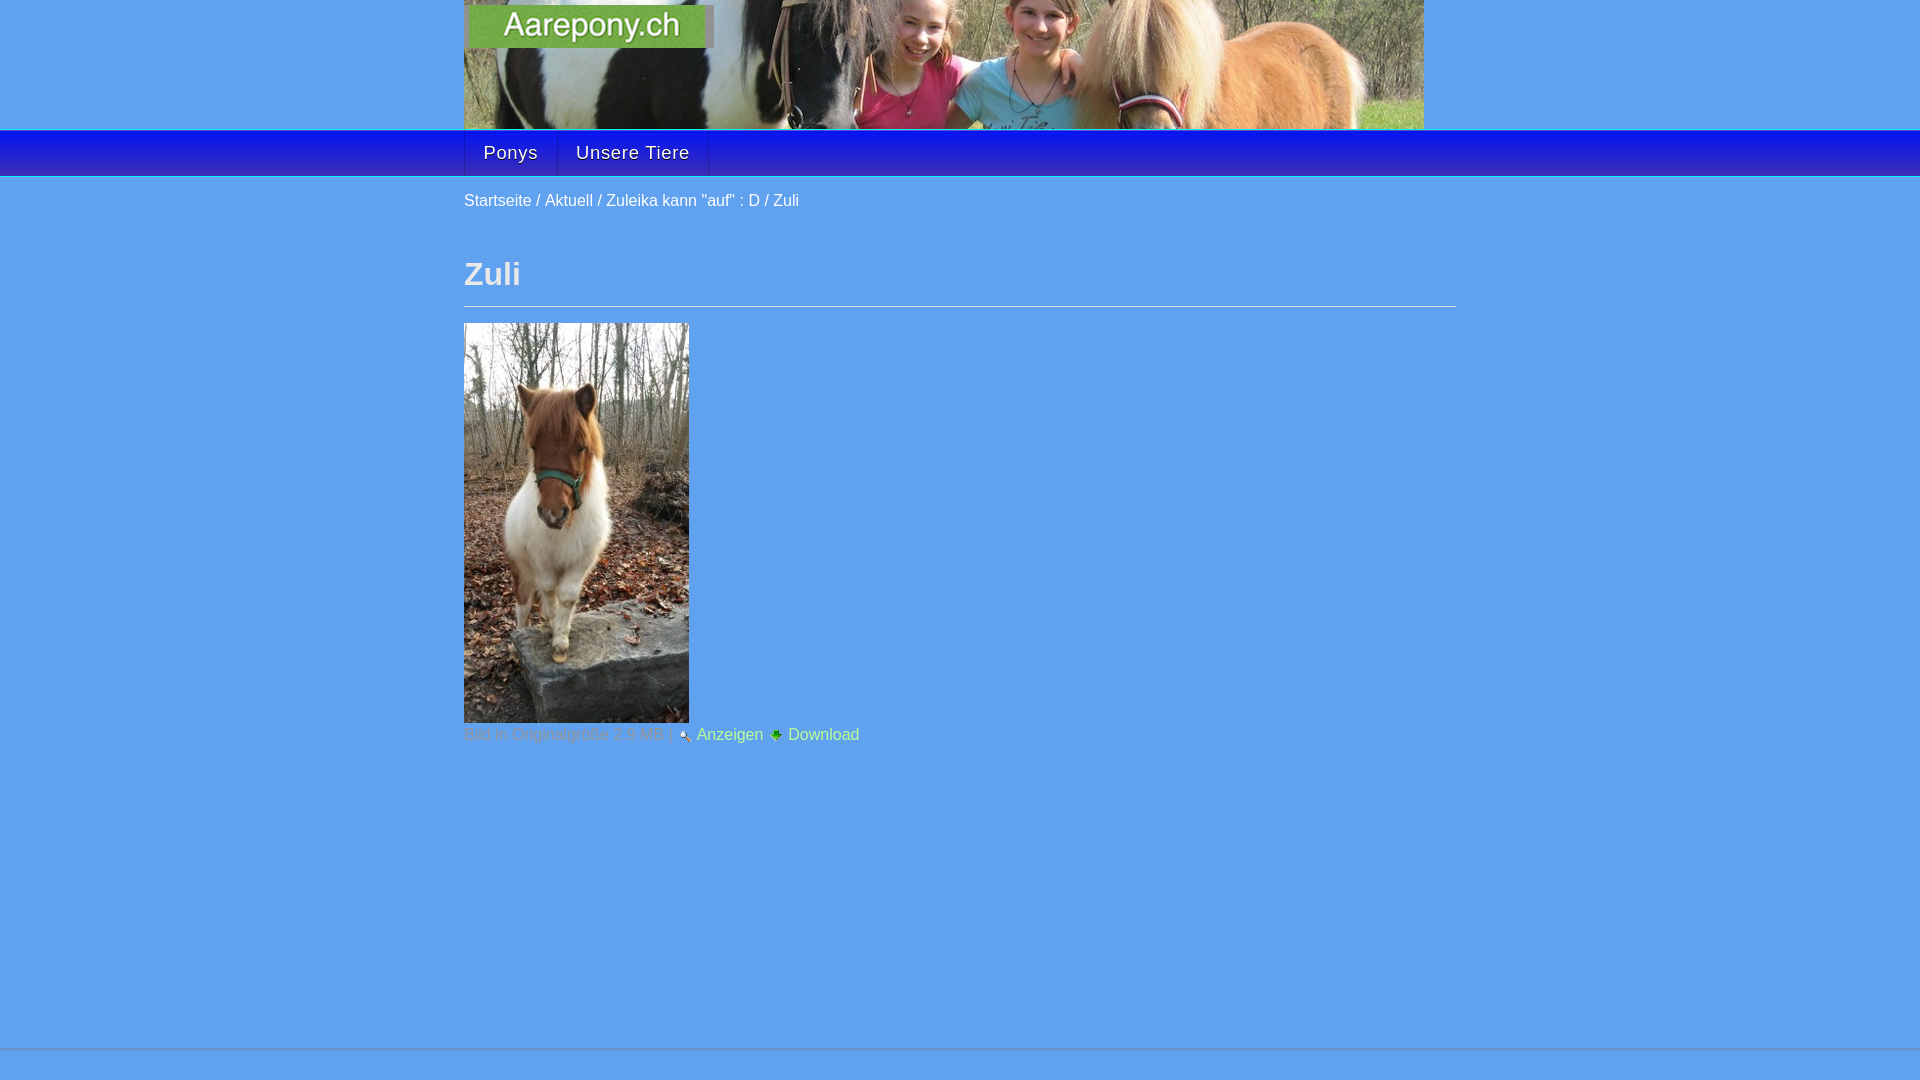 This screenshot has width=1920, height=1080. Describe the element at coordinates (785, 200) in the screenshot. I see `'Zuli'` at that location.